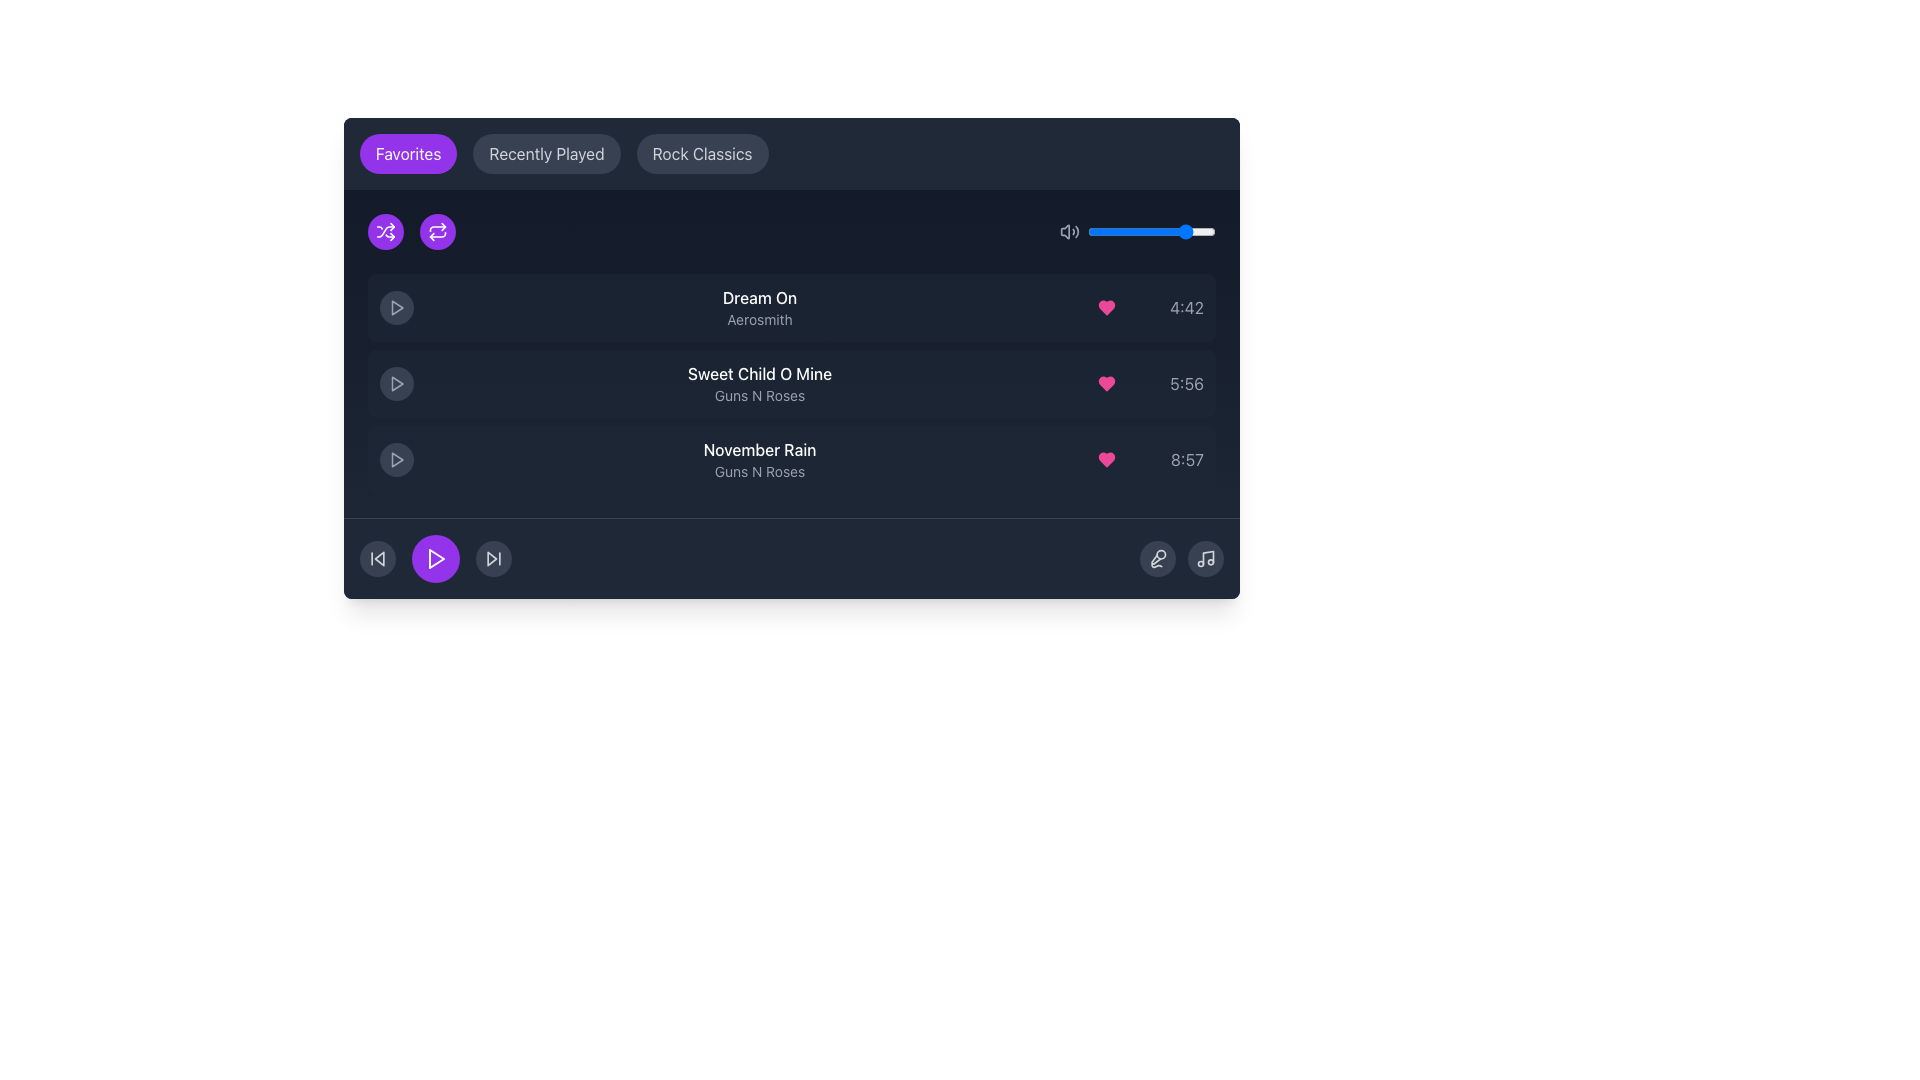 This screenshot has width=1920, height=1080. What do you see at coordinates (436, 230) in the screenshot?
I see `the 'Repeat' IconButton, which is the second icon from the left in a horizontal row located on the top-left area of the dark panel interface` at bounding box center [436, 230].